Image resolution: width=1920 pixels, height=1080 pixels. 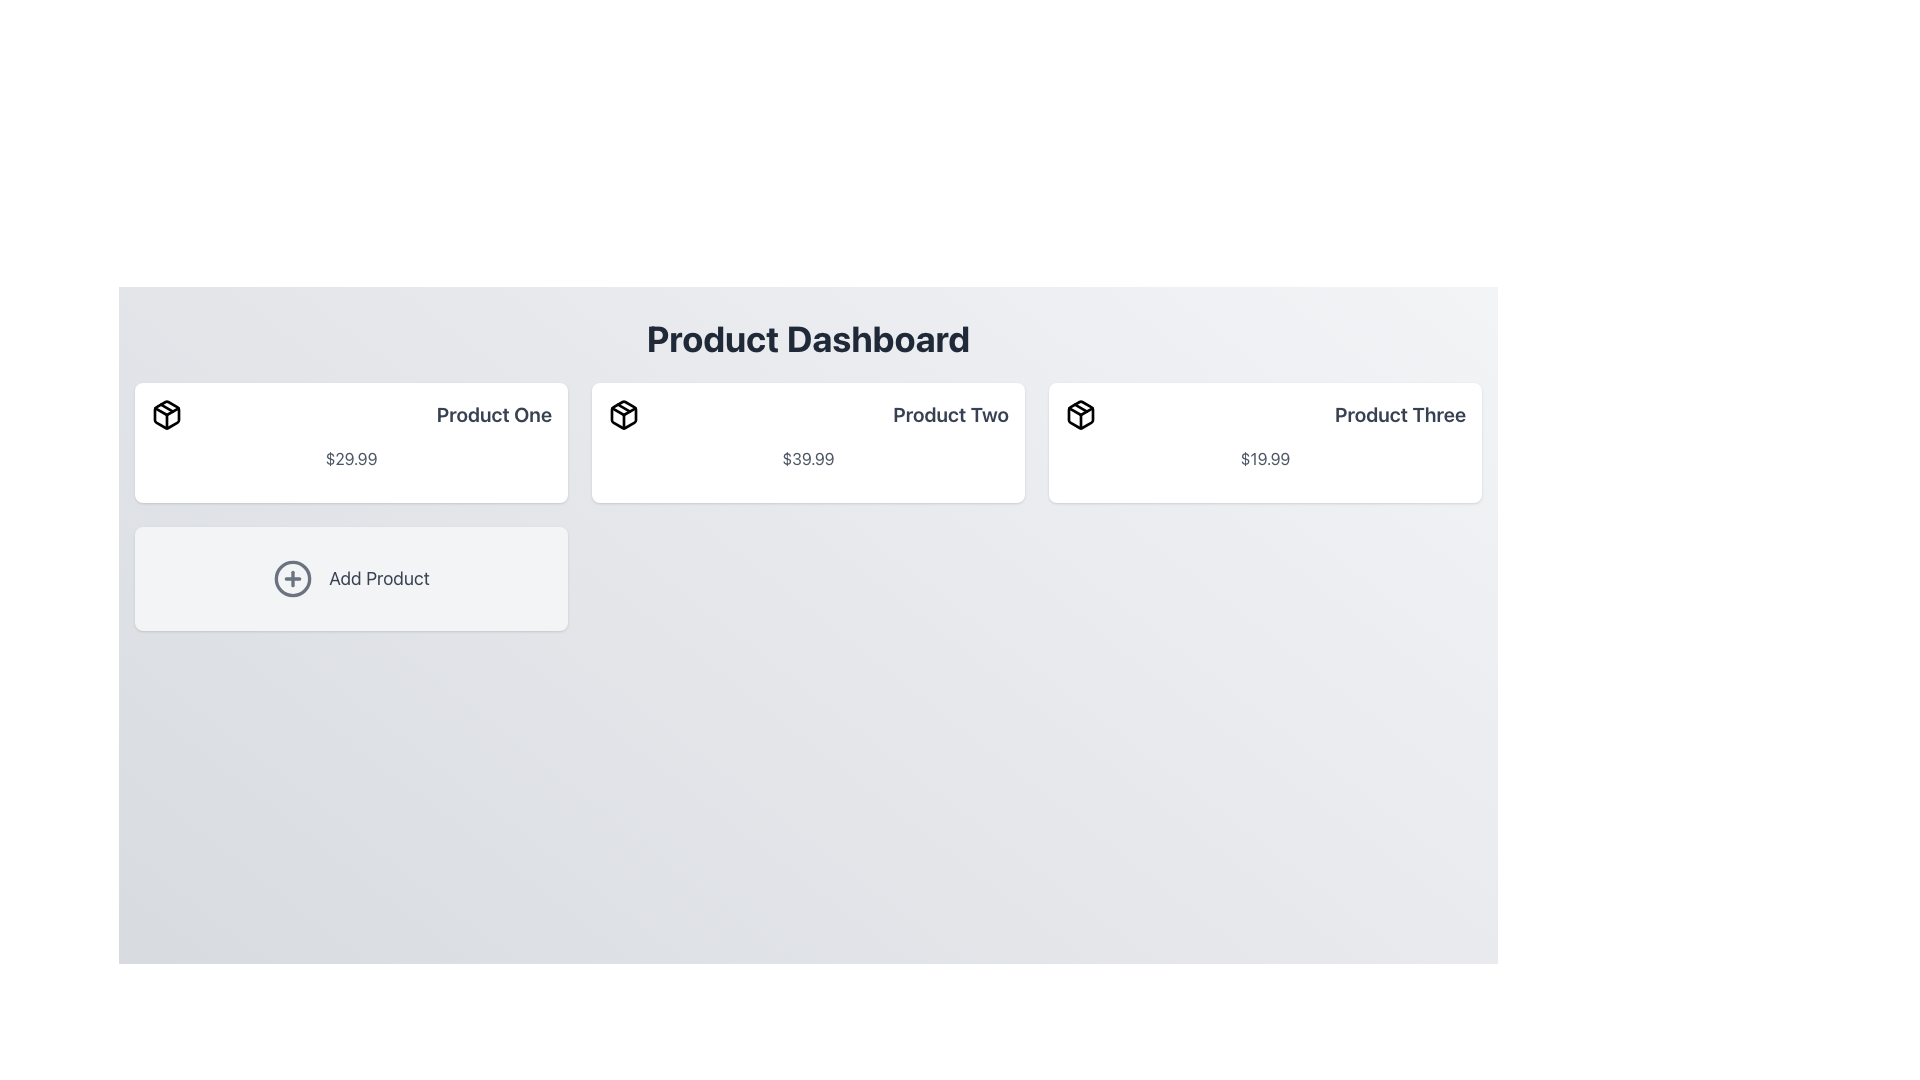 I want to click on the static text header element located at the top center of the interface, which indicates the main purpose or content of the page, so click(x=808, y=338).